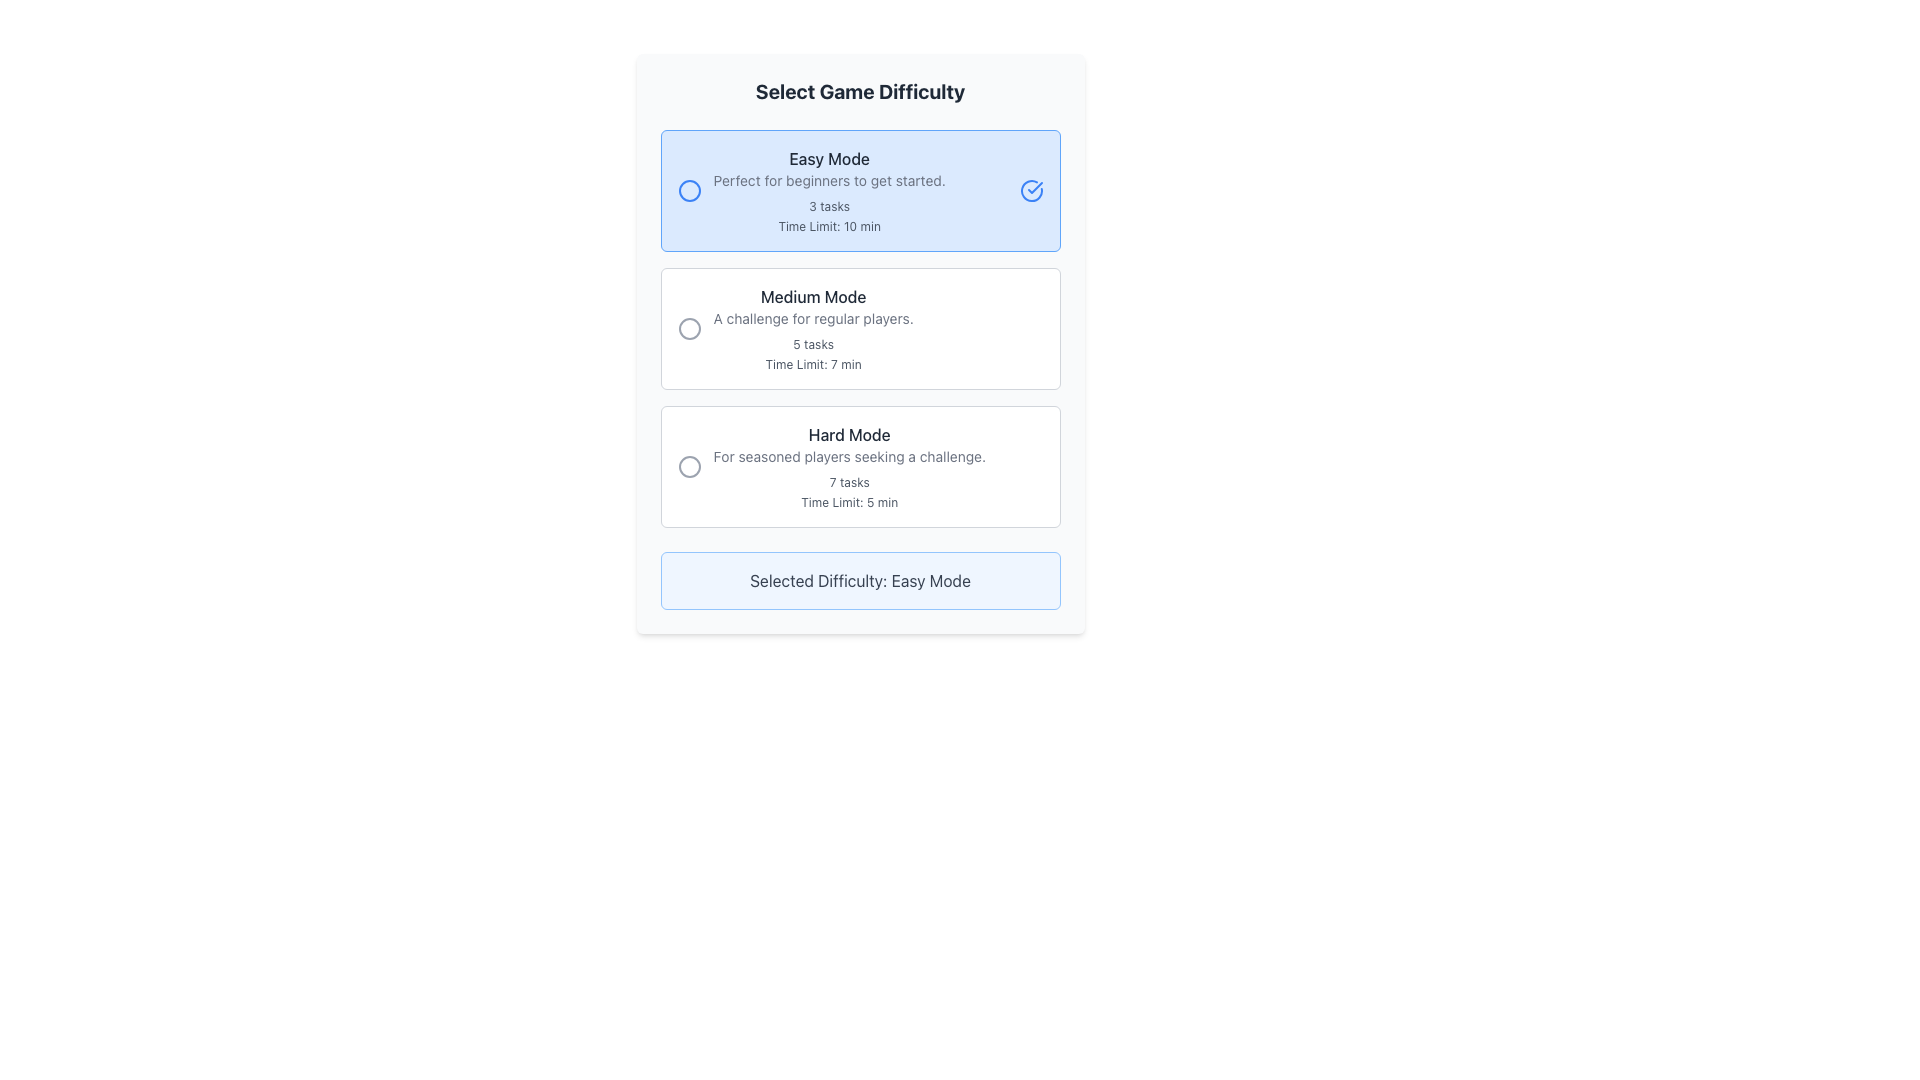  What do you see at coordinates (689, 327) in the screenshot?
I see `the circular SVG graphical element located in the 'Medium Mode' difficulty section, which is visually centered near the 'Medium Mode' text` at bounding box center [689, 327].